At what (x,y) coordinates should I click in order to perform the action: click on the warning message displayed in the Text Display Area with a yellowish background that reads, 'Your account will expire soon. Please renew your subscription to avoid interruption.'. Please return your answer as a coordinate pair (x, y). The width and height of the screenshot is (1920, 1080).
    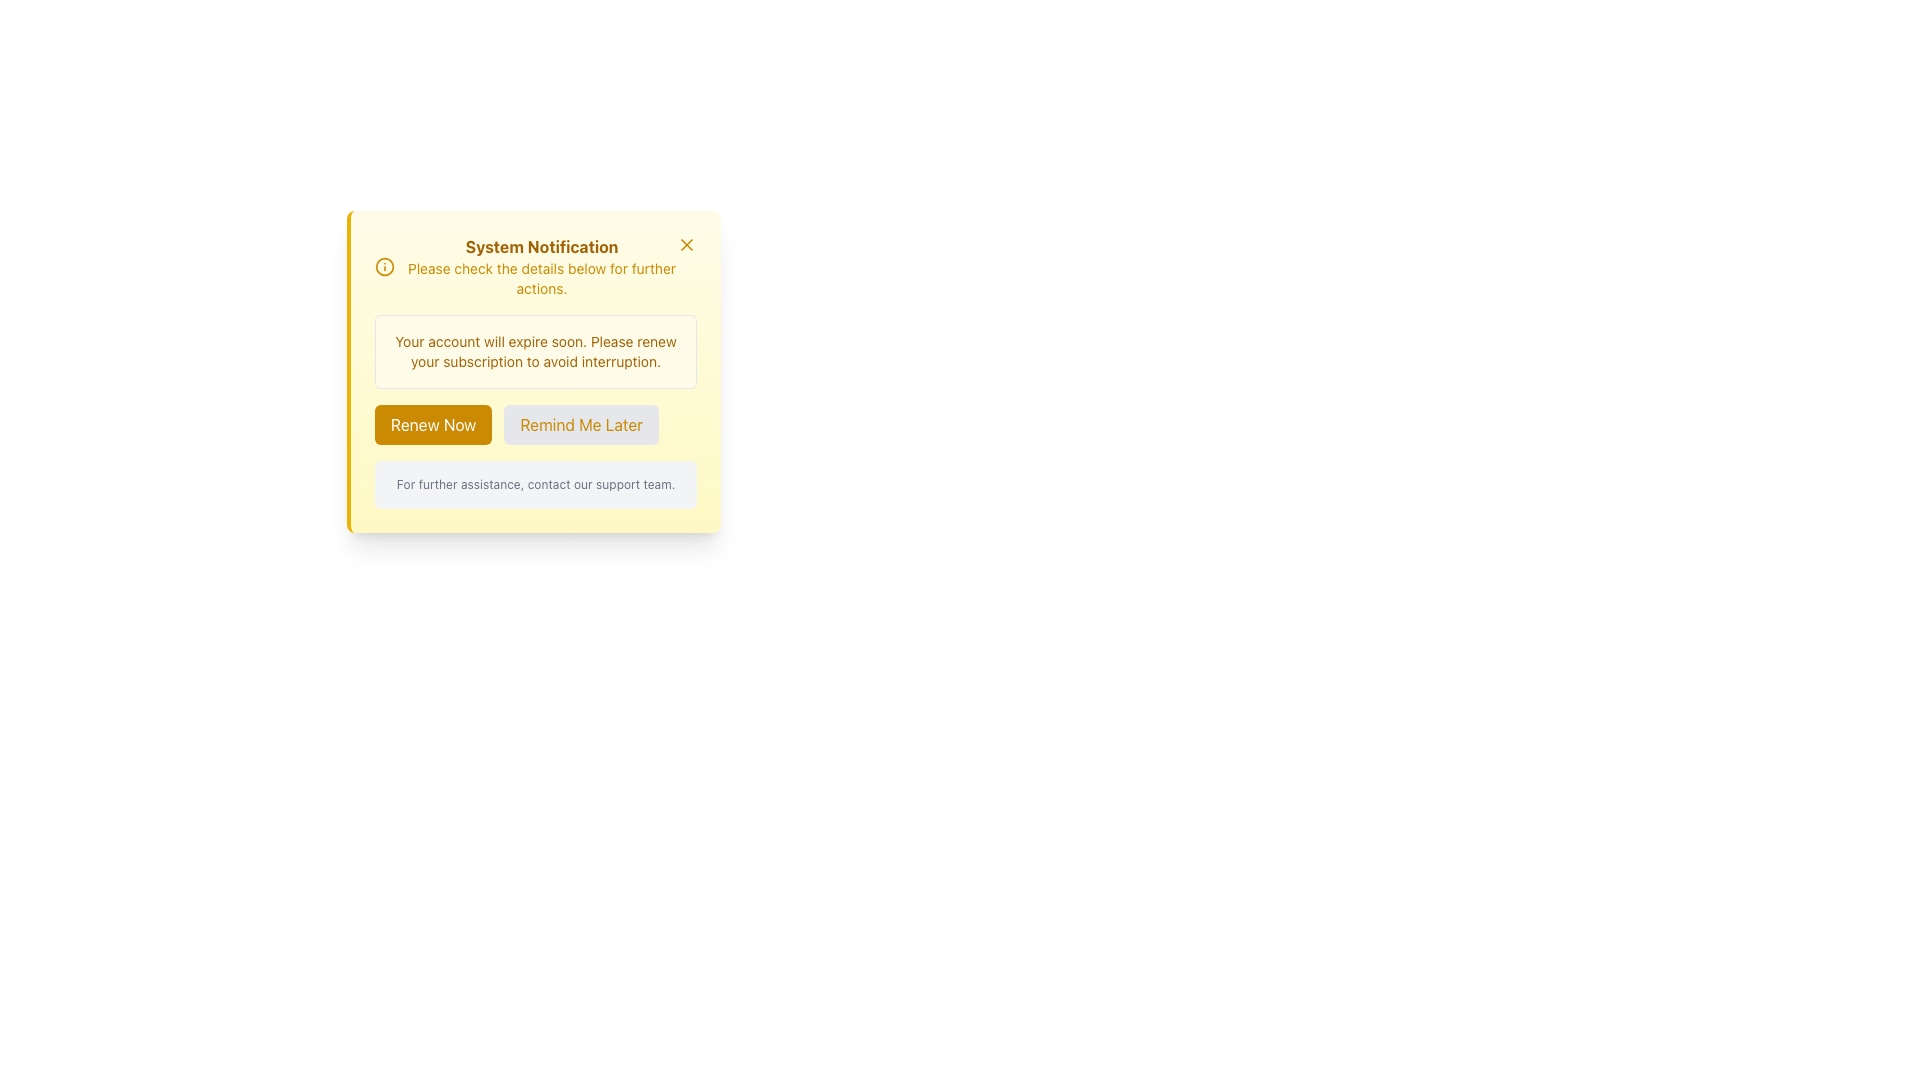
    Looking at the image, I should click on (536, 350).